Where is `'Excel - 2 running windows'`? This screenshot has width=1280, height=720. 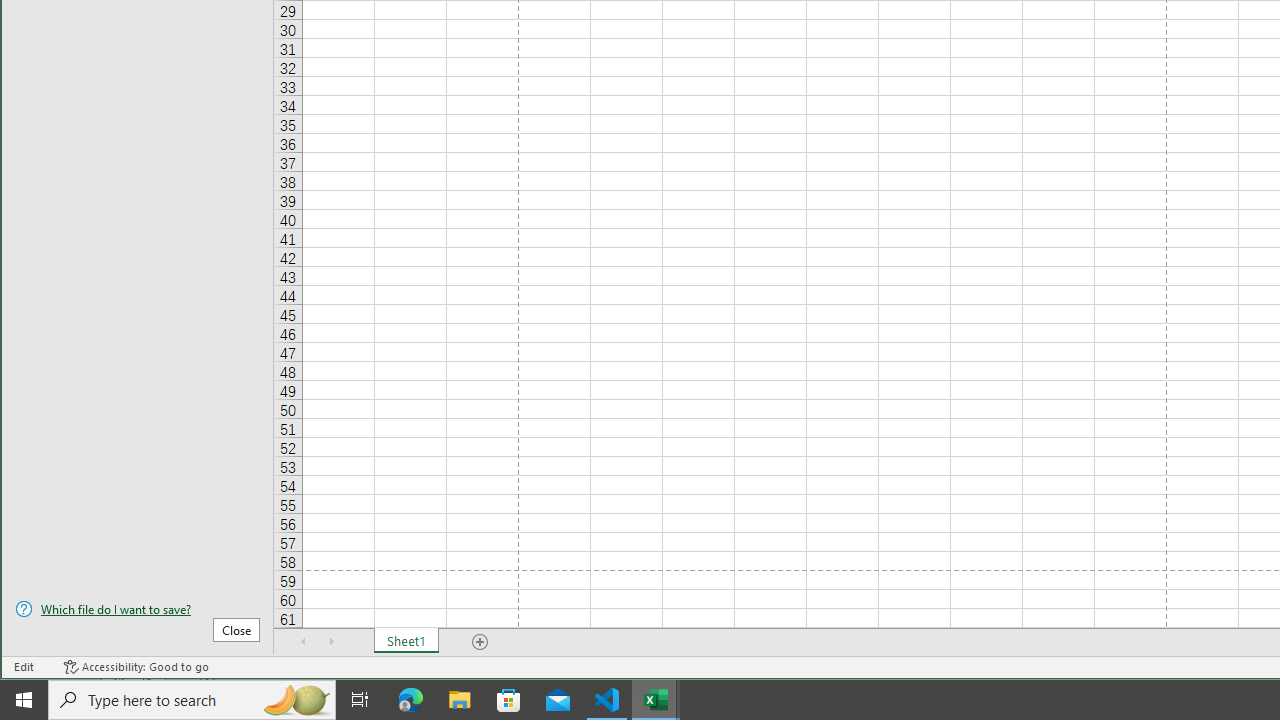 'Excel - 2 running windows' is located at coordinates (656, 698).